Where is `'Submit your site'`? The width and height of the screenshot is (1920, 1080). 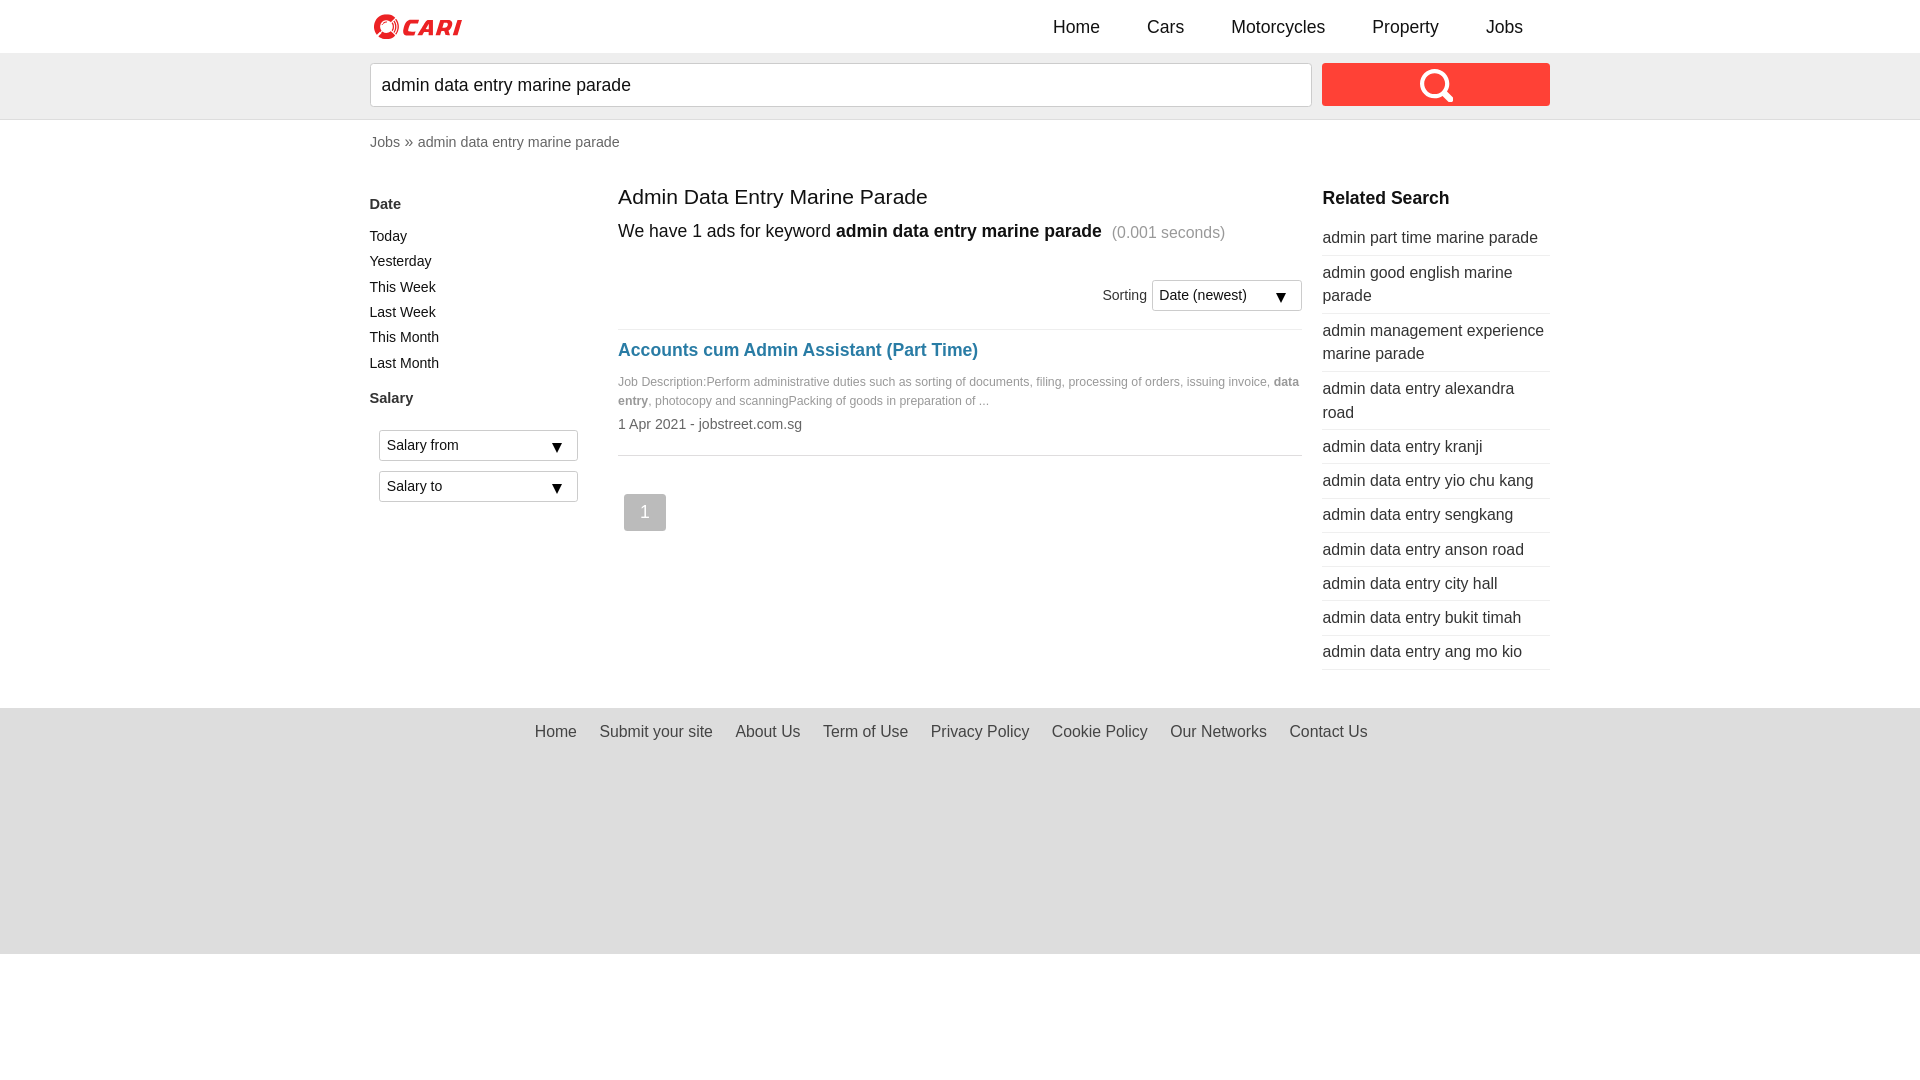 'Submit your site' is located at coordinates (655, 731).